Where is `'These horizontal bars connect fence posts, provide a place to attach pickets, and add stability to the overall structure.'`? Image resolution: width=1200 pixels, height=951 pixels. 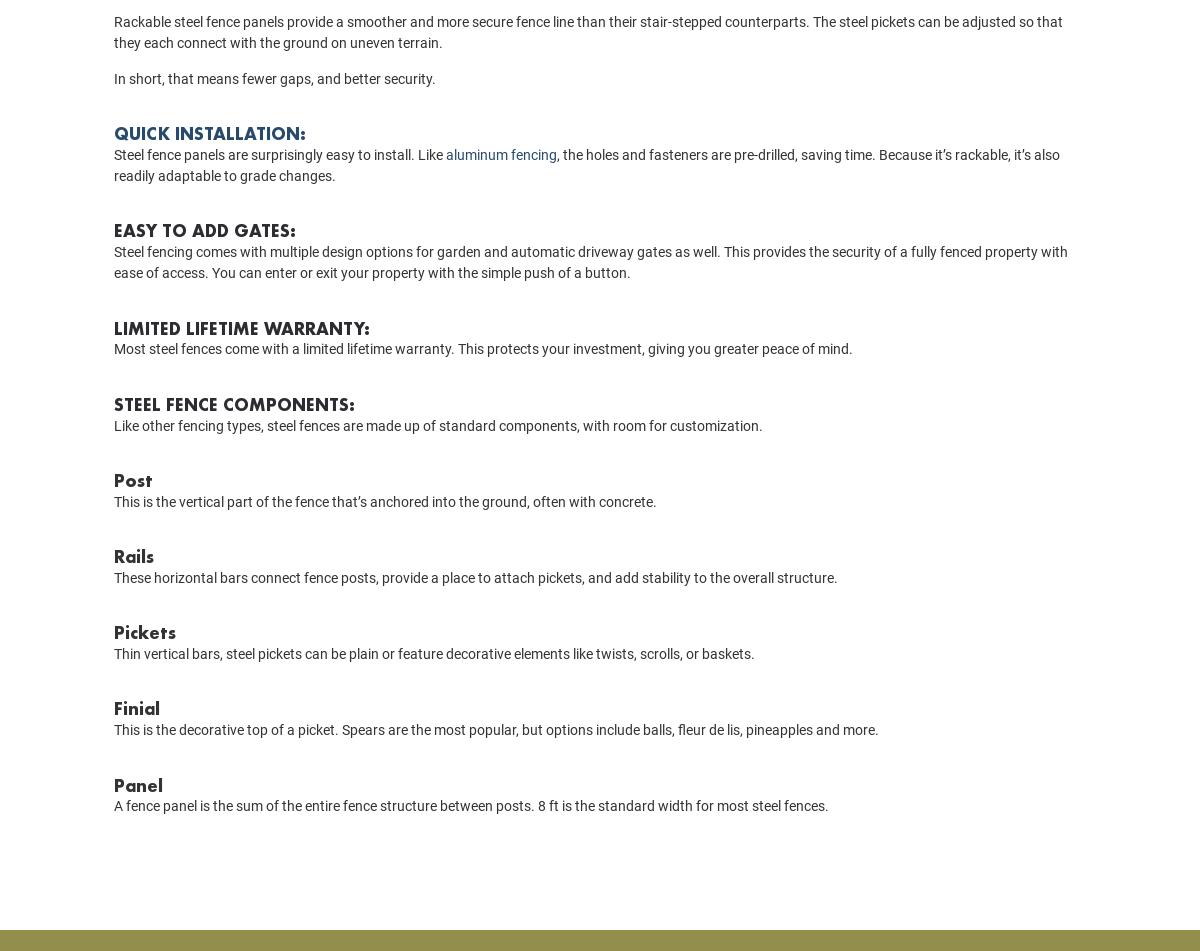
'These horizontal bars connect fence posts, provide a place to attach pickets, and add stability to the overall structure.' is located at coordinates (114, 604).